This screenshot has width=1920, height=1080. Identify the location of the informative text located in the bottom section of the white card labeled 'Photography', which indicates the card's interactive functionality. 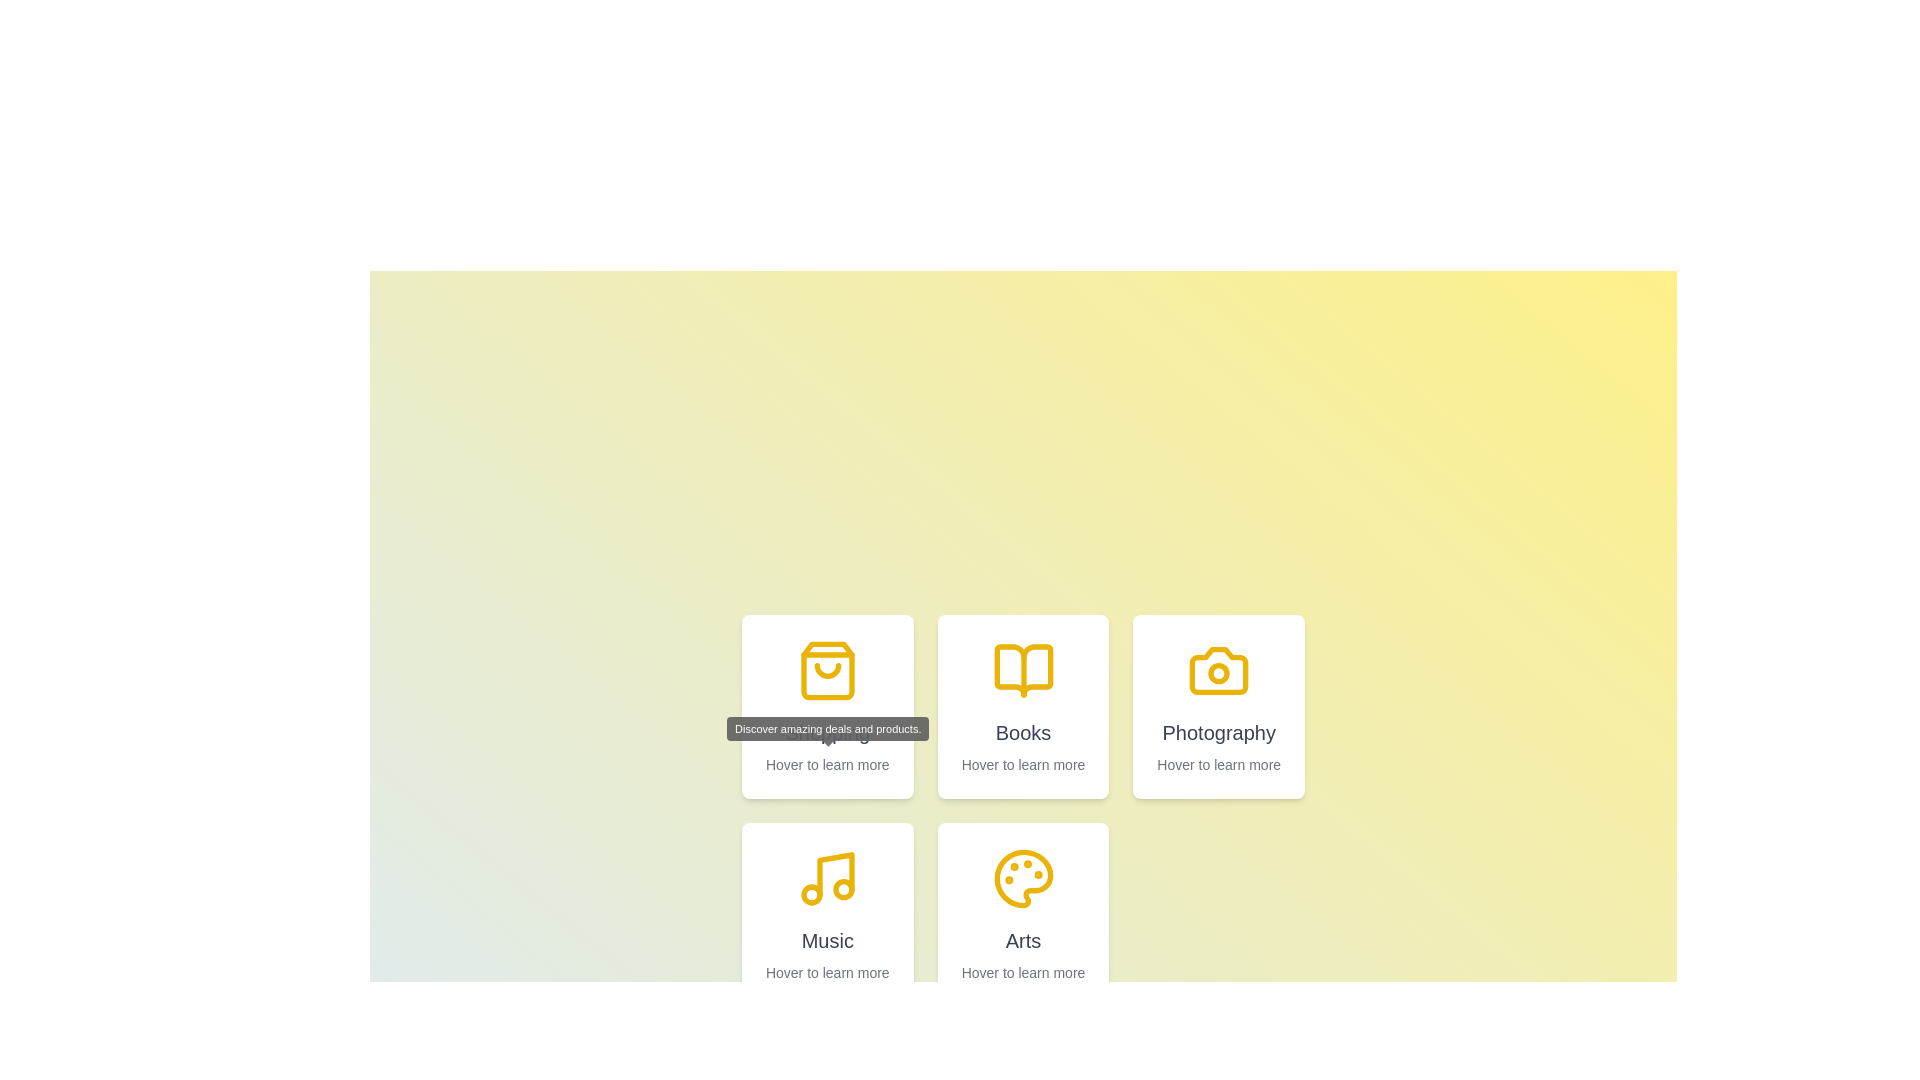
(1218, 764).